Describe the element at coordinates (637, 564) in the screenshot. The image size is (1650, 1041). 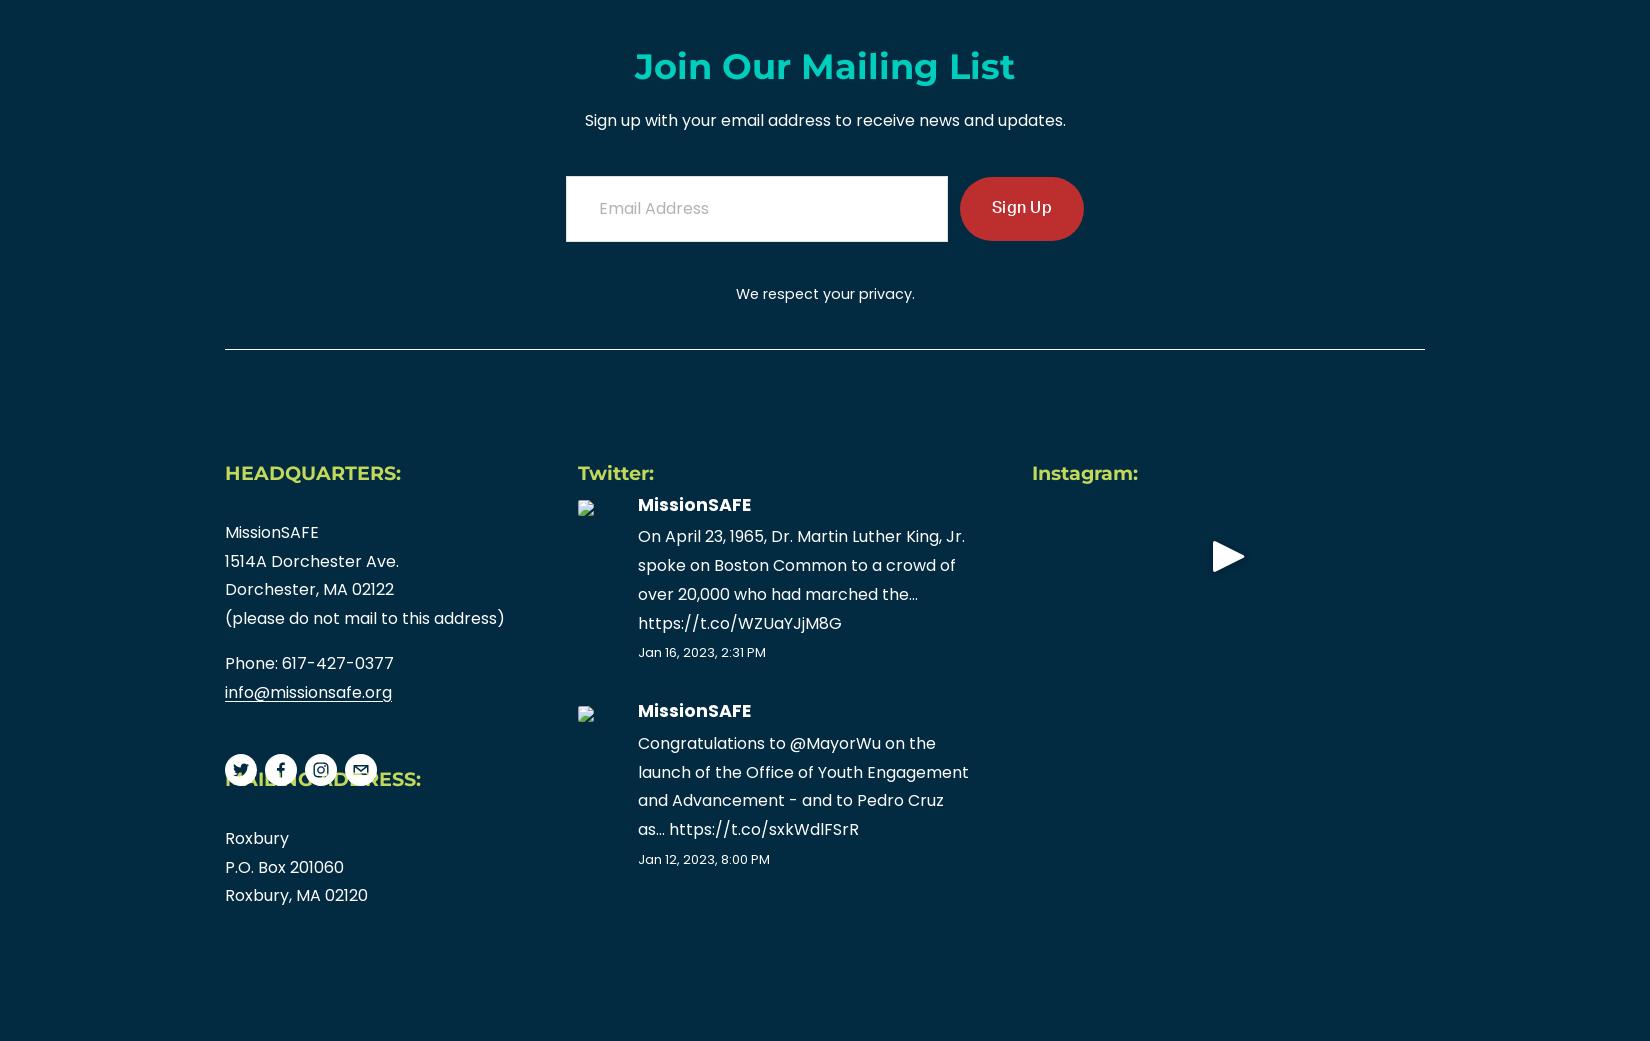
I see `'On April 23, 1965, Dr. Martin Luther King, Jr. spoke on Boston Common to a crowd of over 20,000 who had marched the…'` at that location.